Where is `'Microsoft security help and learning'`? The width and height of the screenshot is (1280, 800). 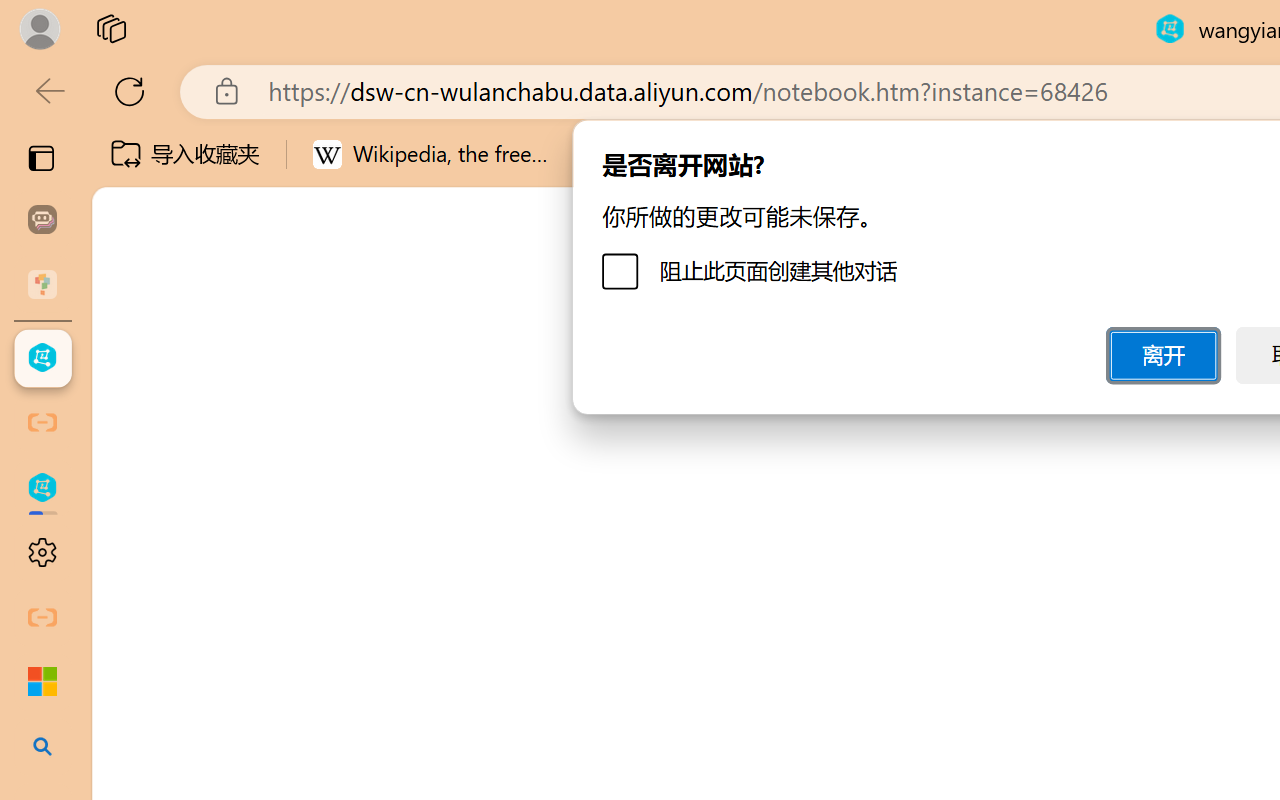 'Microsoft security help and learning' is located at coordinates (42, 682).